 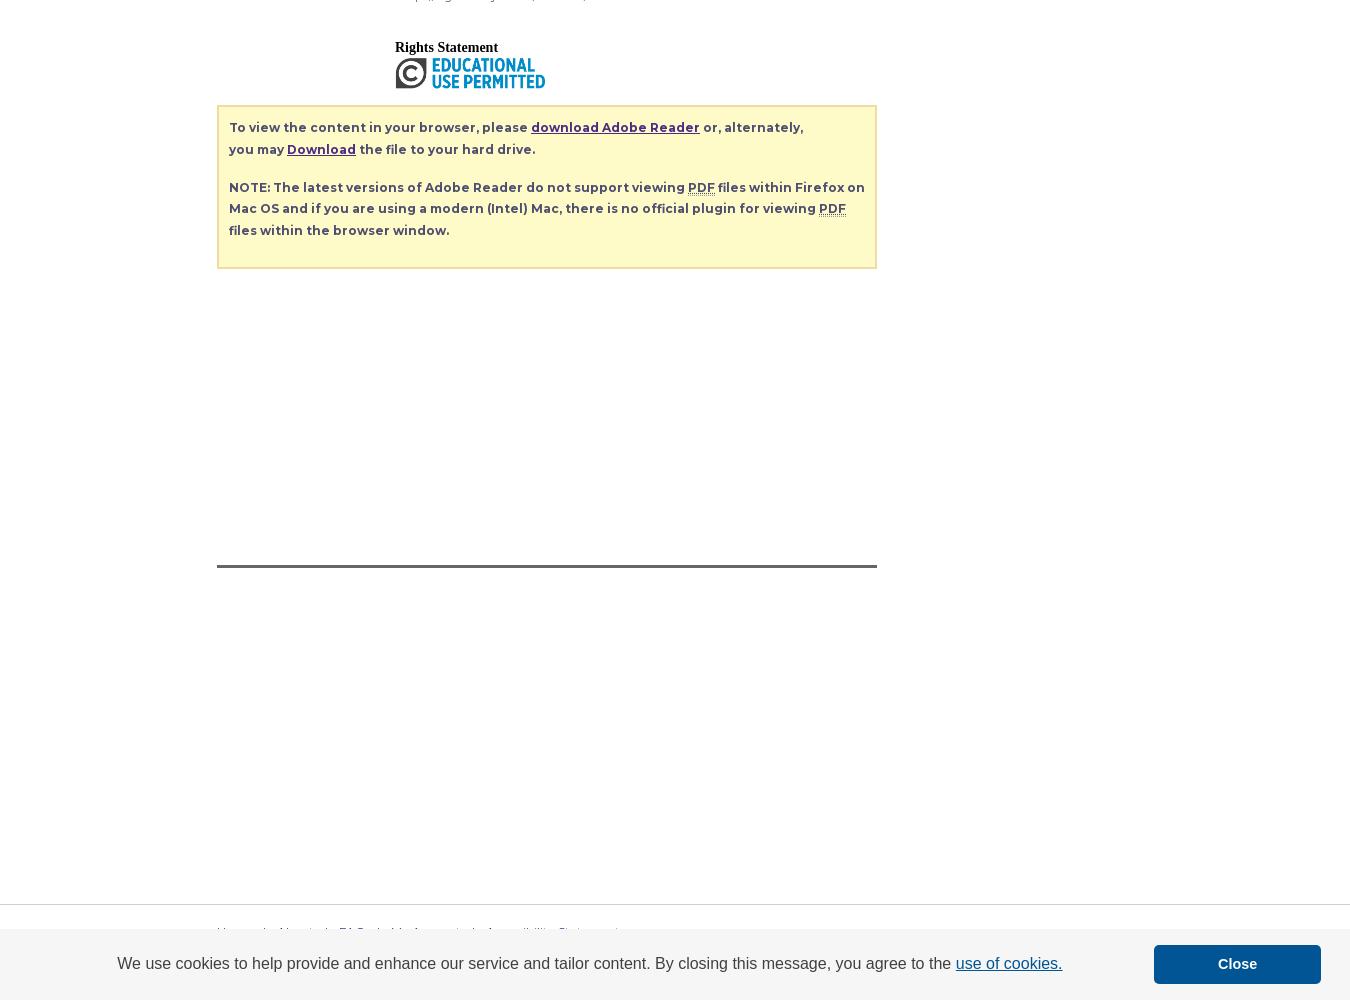 What do you see at coordinates (256, 149) in the screenshot?
I see `'you may'` at bounding box center [256, 149].